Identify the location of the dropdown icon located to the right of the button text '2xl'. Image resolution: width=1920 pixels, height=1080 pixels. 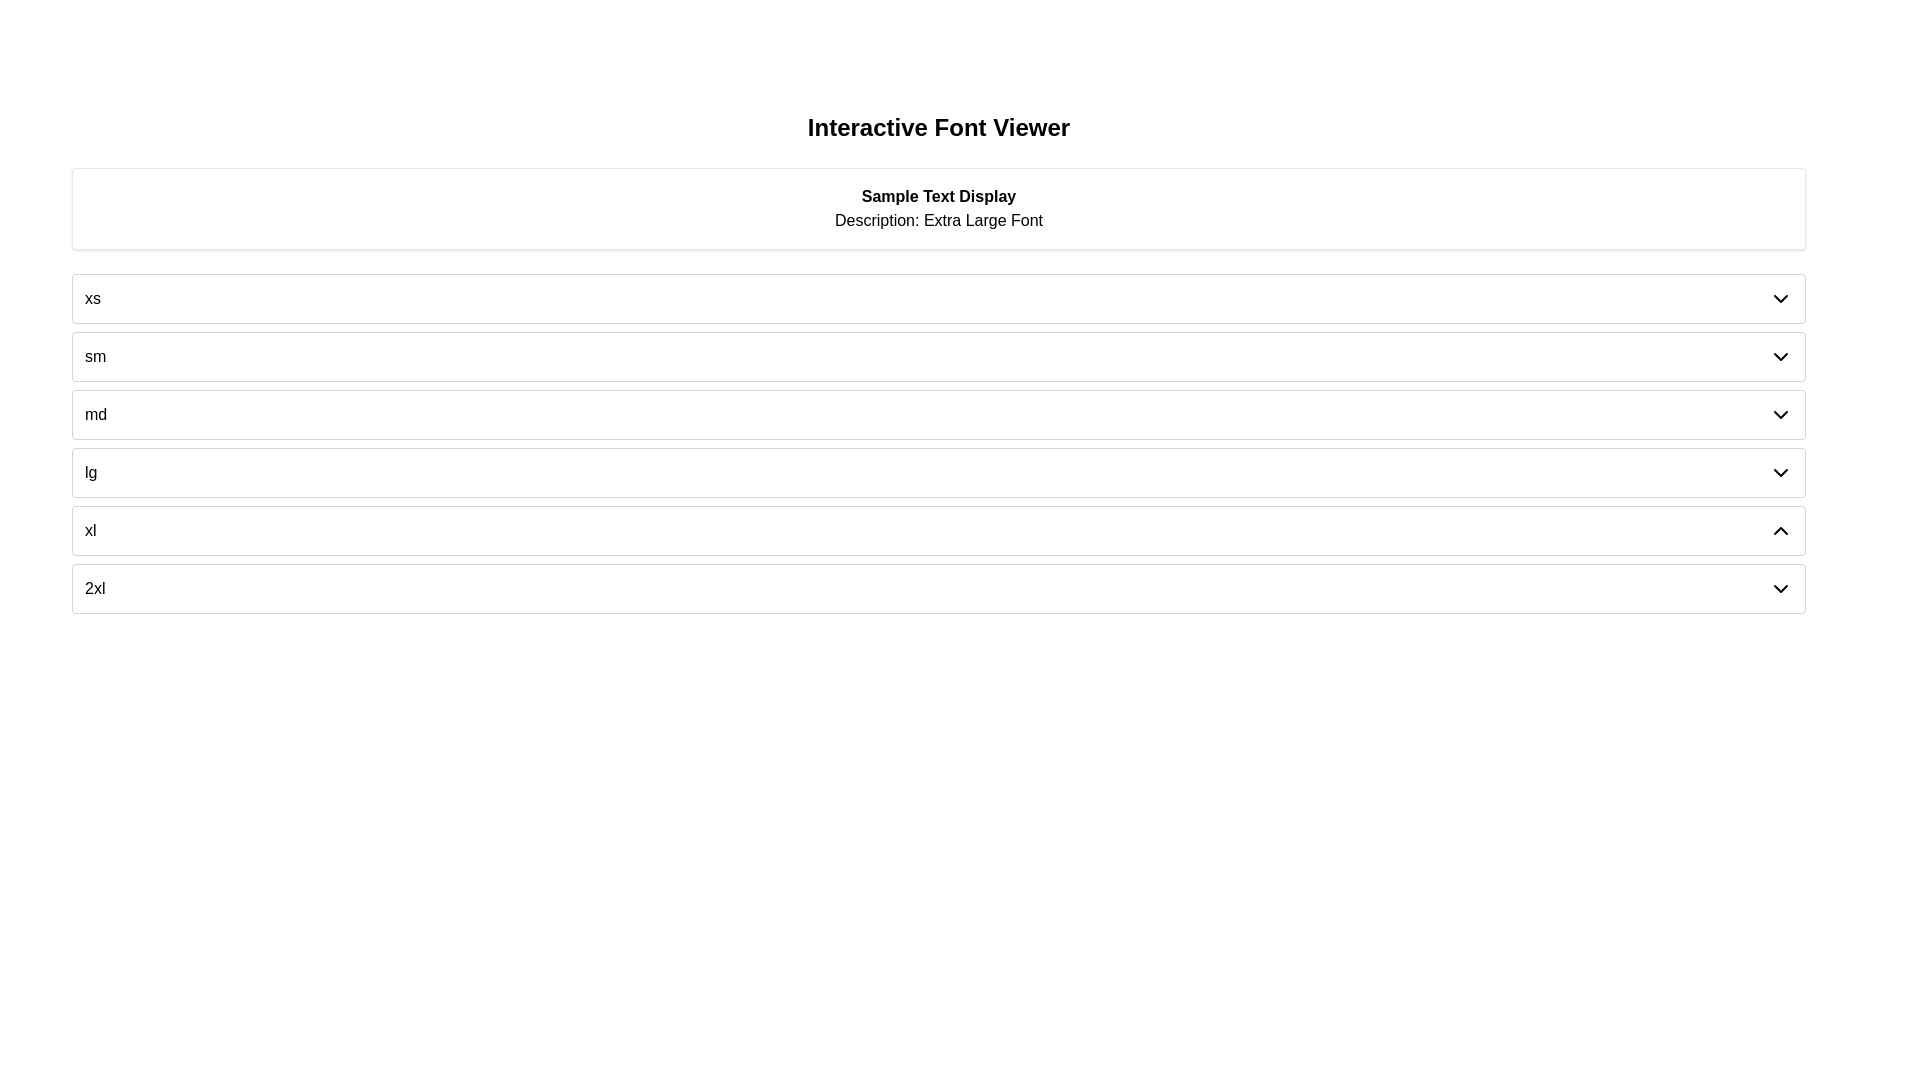
(1780, 588).